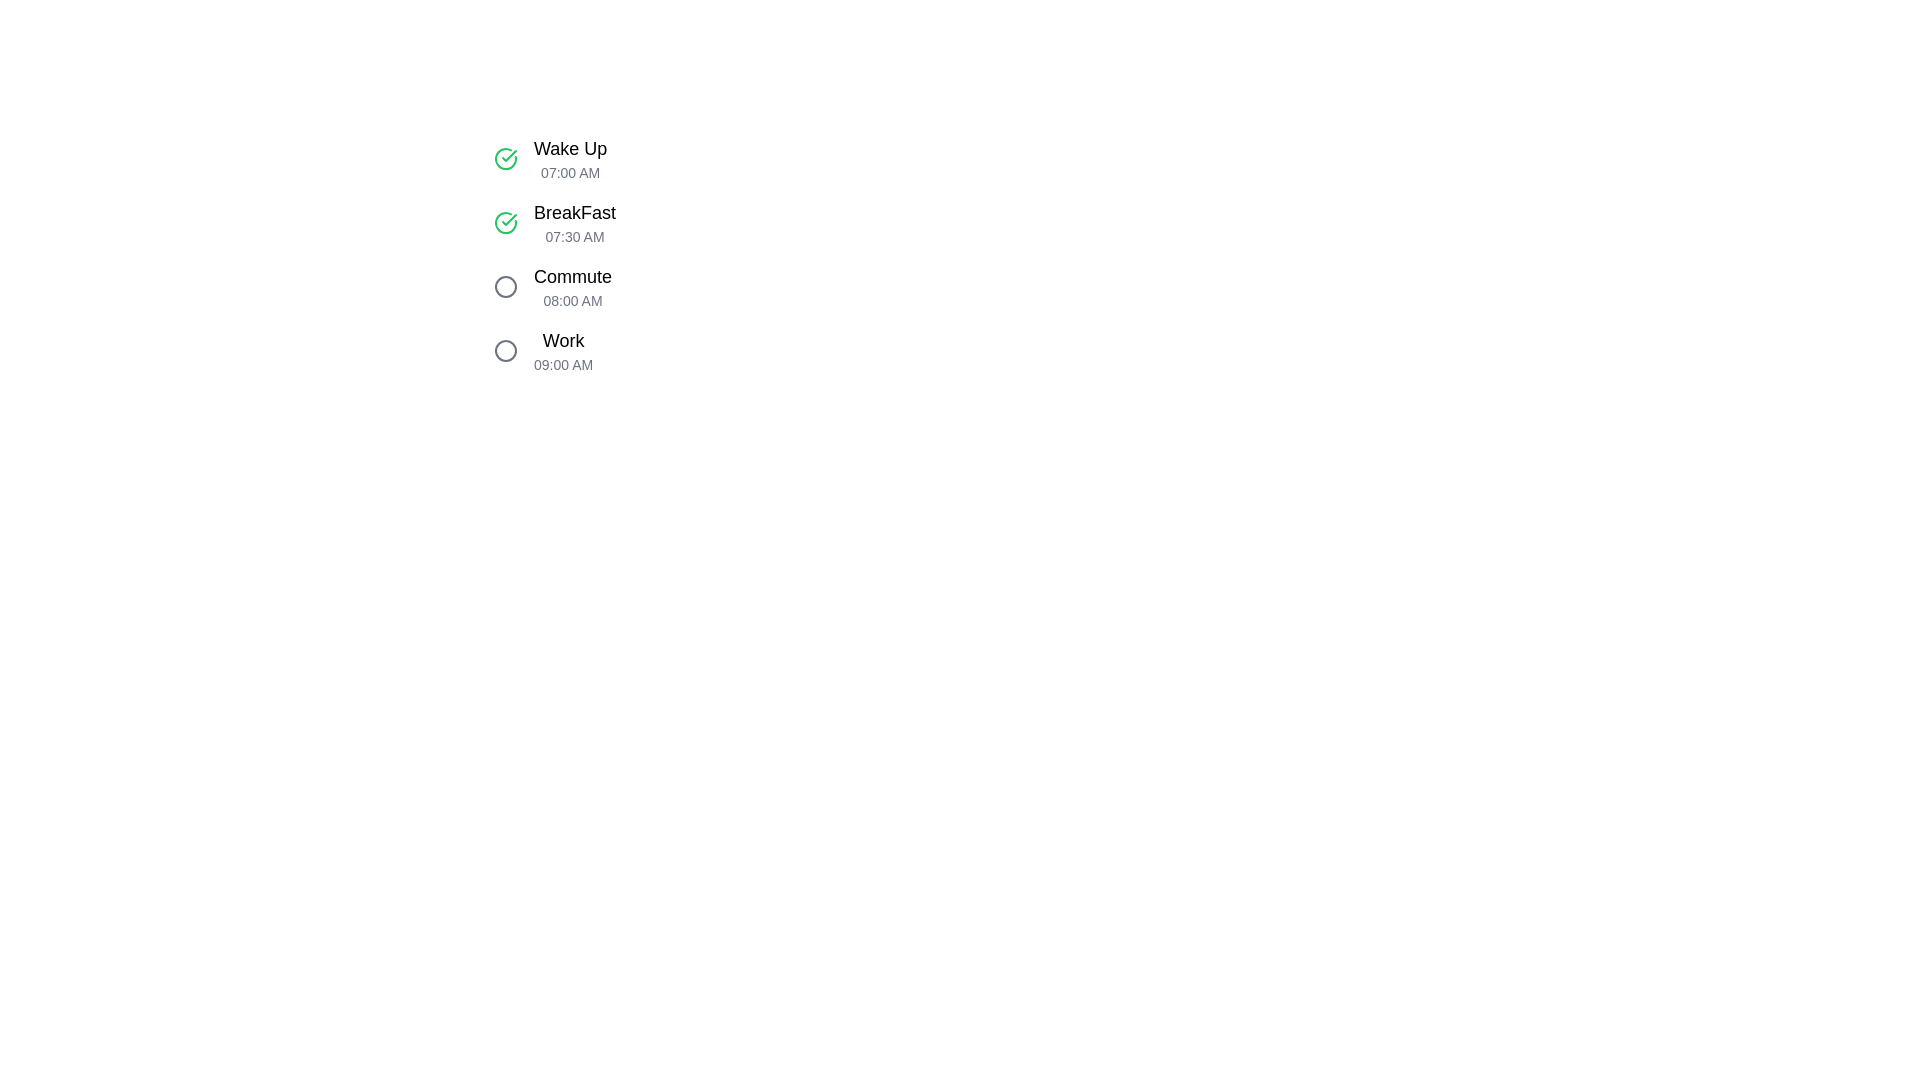 This screenshot has height=1080, width=1920. Describe the element at coordinates (574, 223) in the screenshot. I see `the Text Display that indicates the scheduled activity 'BreakFast' at '07:30 AM', which is the second item in the vertical list` at that location.